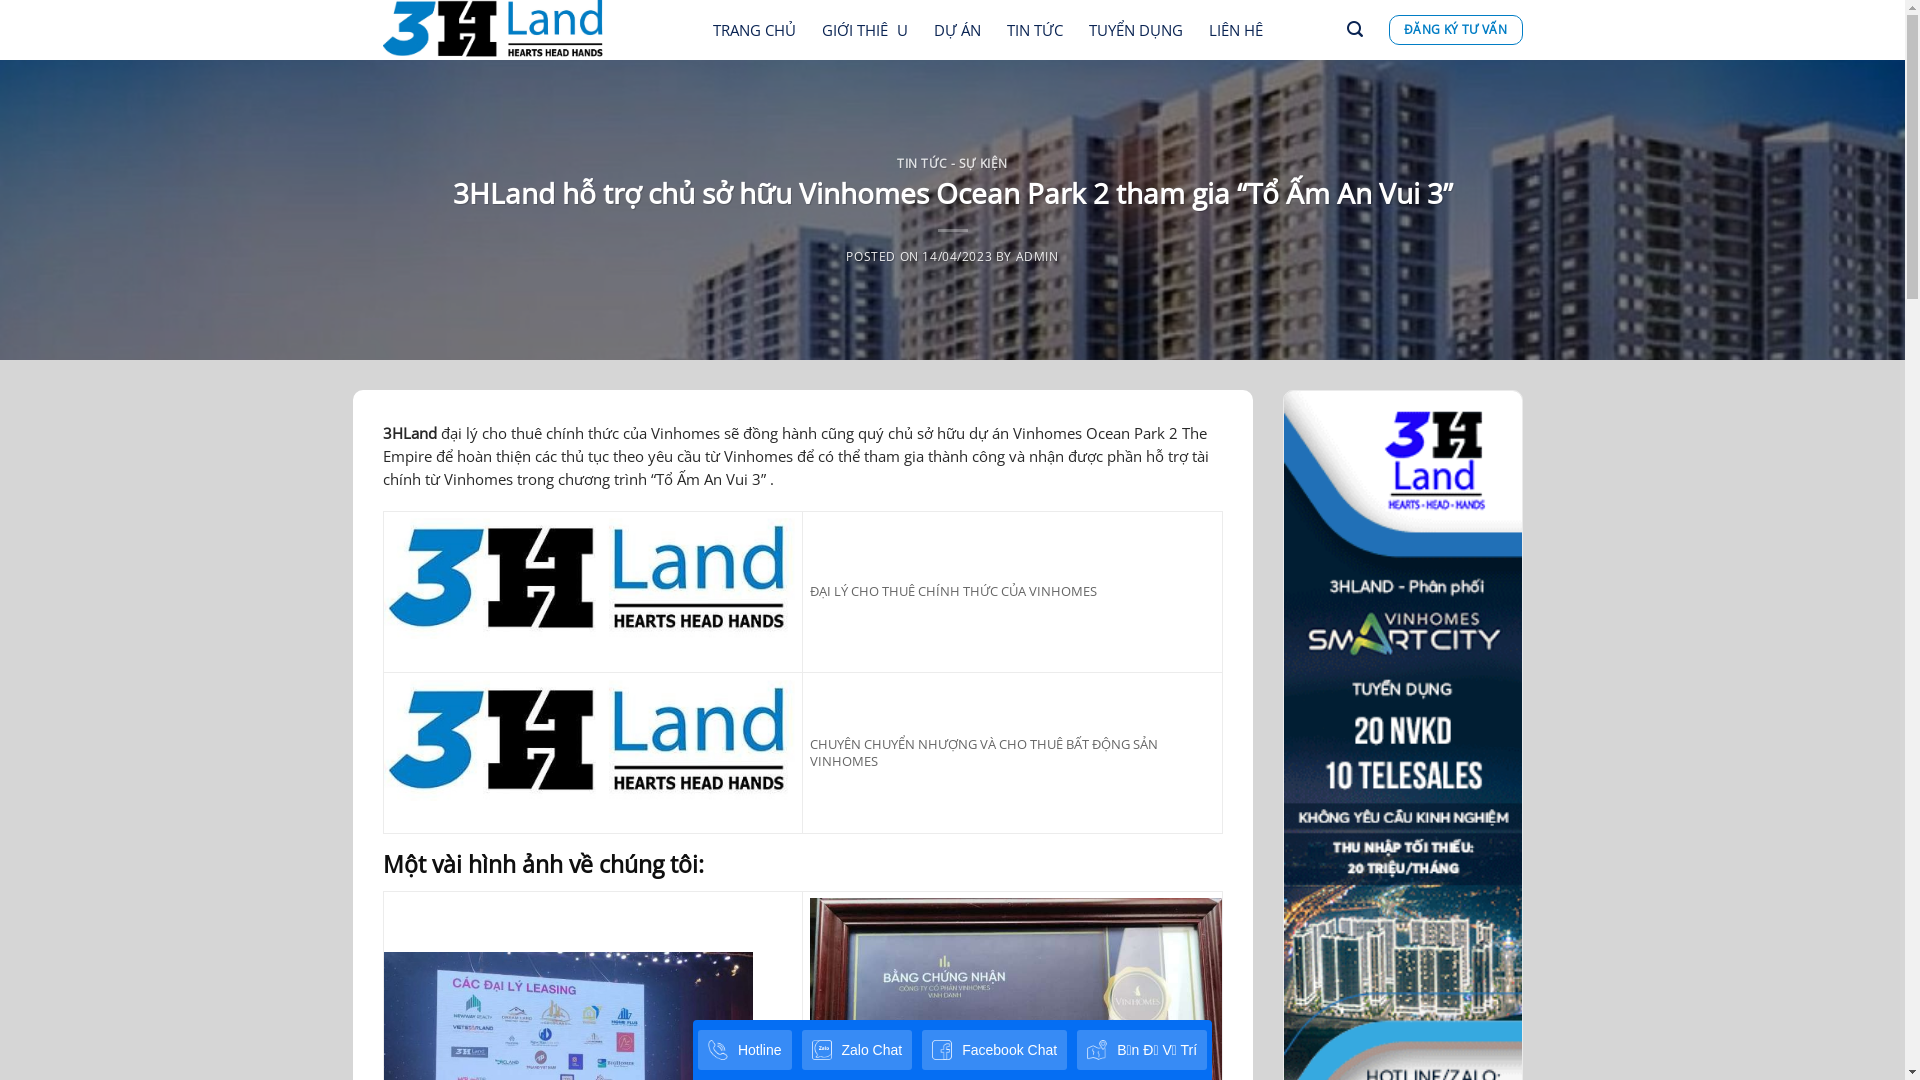 The height and width of the screenshot is (1080, 1920). I want to click on 'ADMIN', so click(1016, 254).